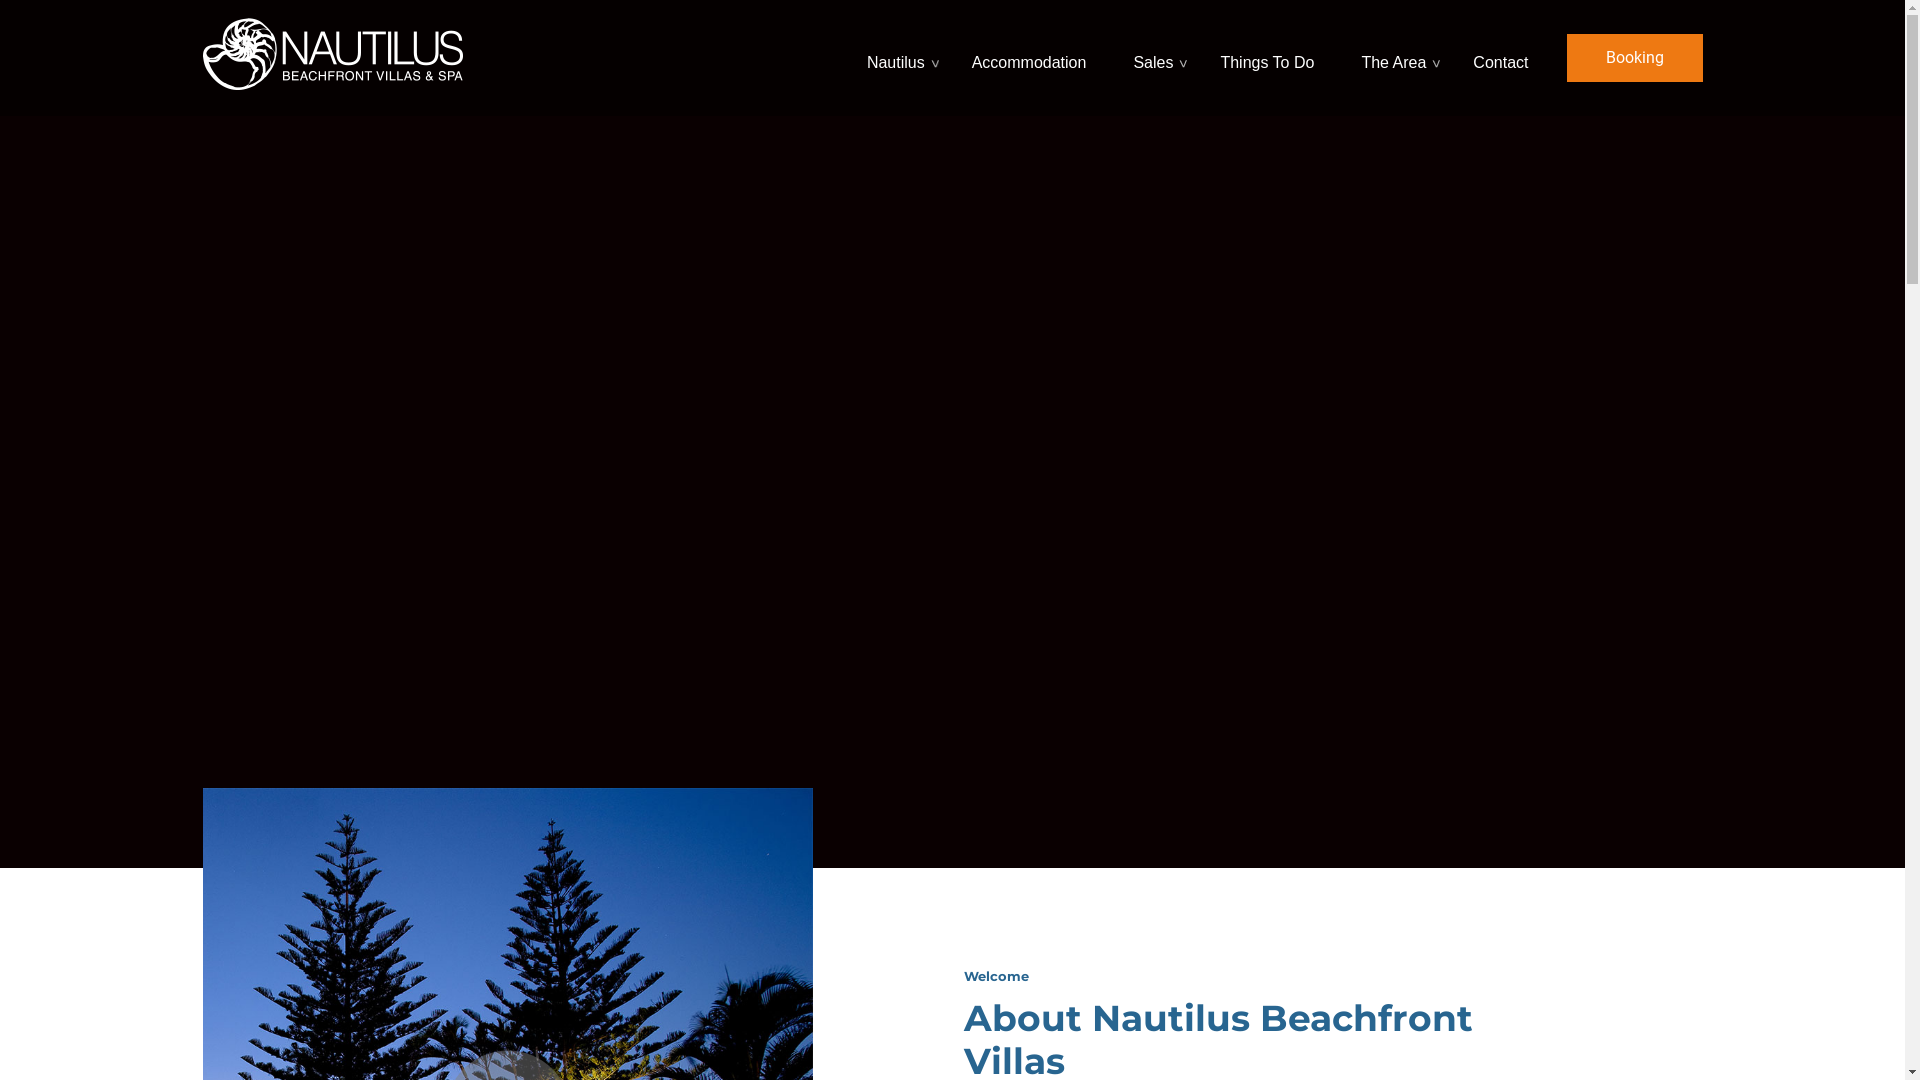  What do you see at coordinates (1464, 56) in the screenshot?
I see `'Contact'` at bounding box center [1464, 56].